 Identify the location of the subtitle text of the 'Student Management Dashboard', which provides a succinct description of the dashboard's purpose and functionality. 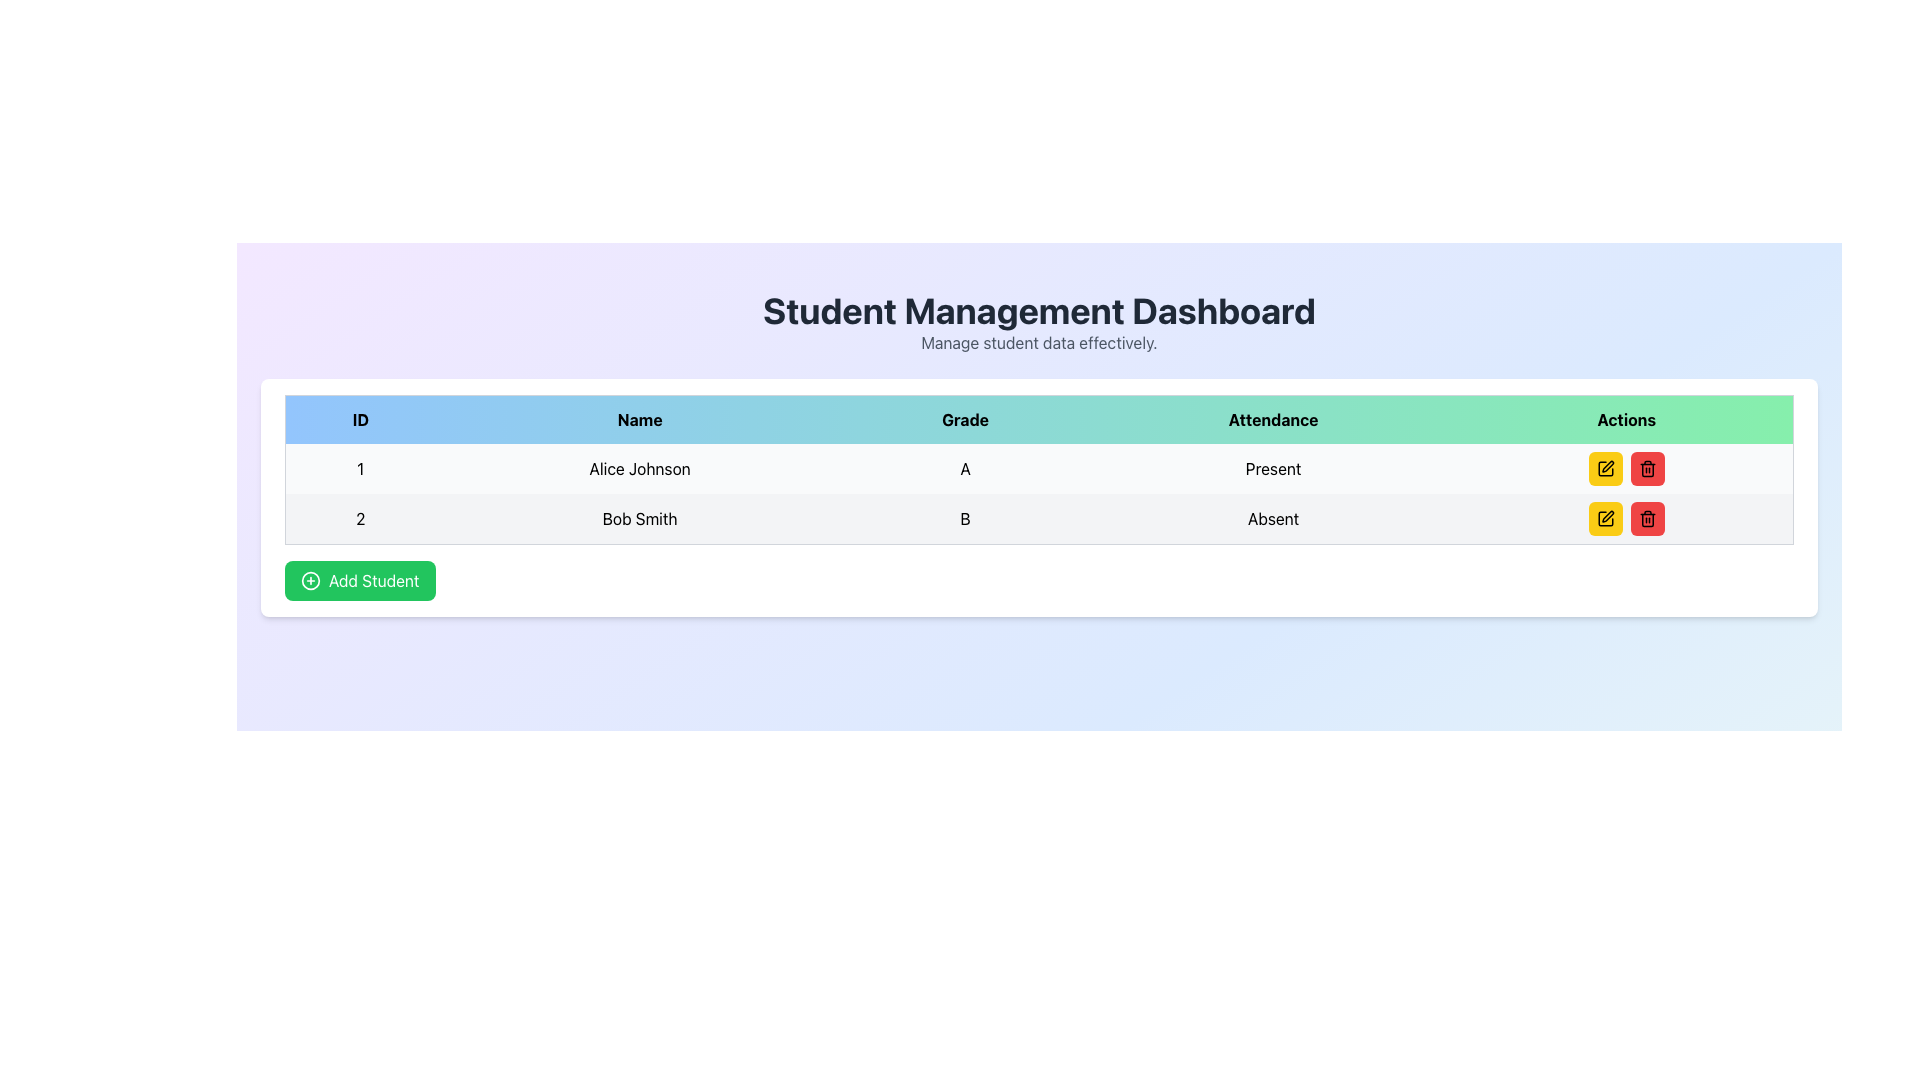
(1039, 342).